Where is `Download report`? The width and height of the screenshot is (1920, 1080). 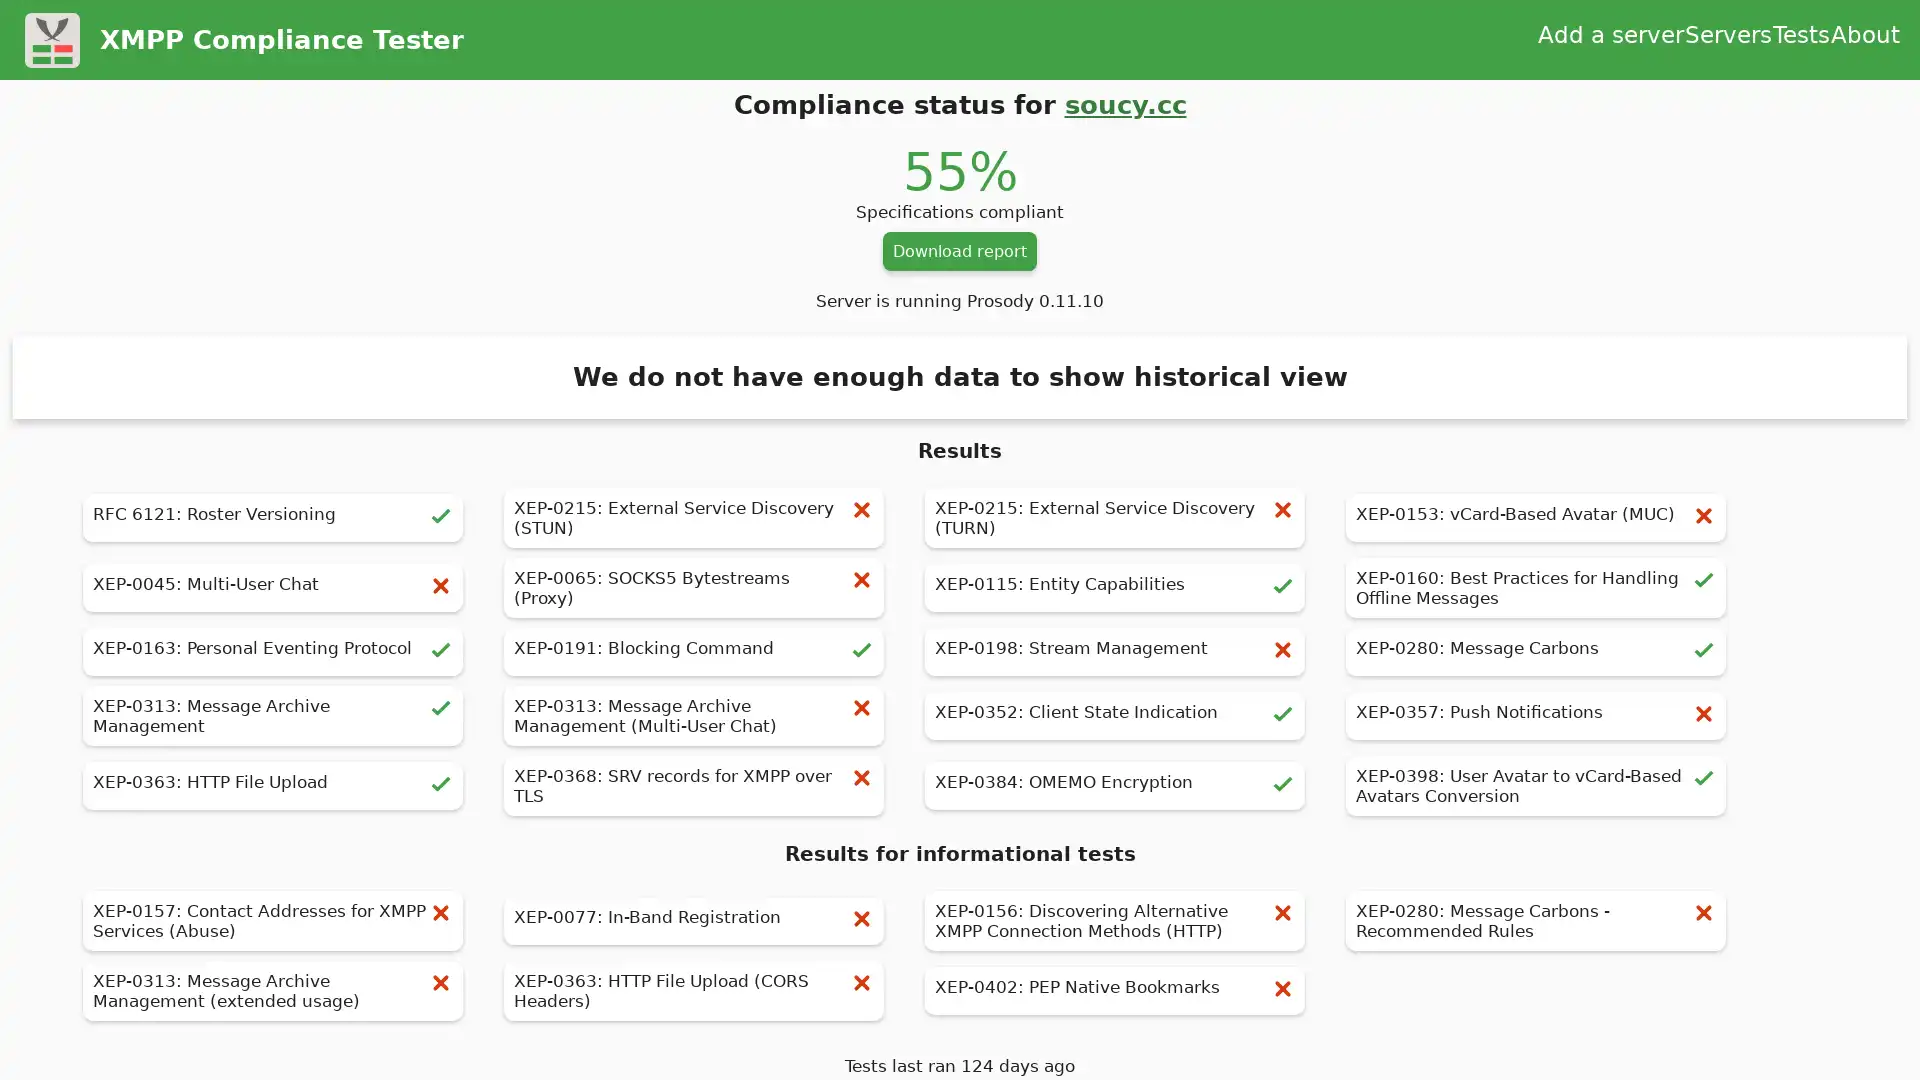
Download report is located at coordinates (960, 249).